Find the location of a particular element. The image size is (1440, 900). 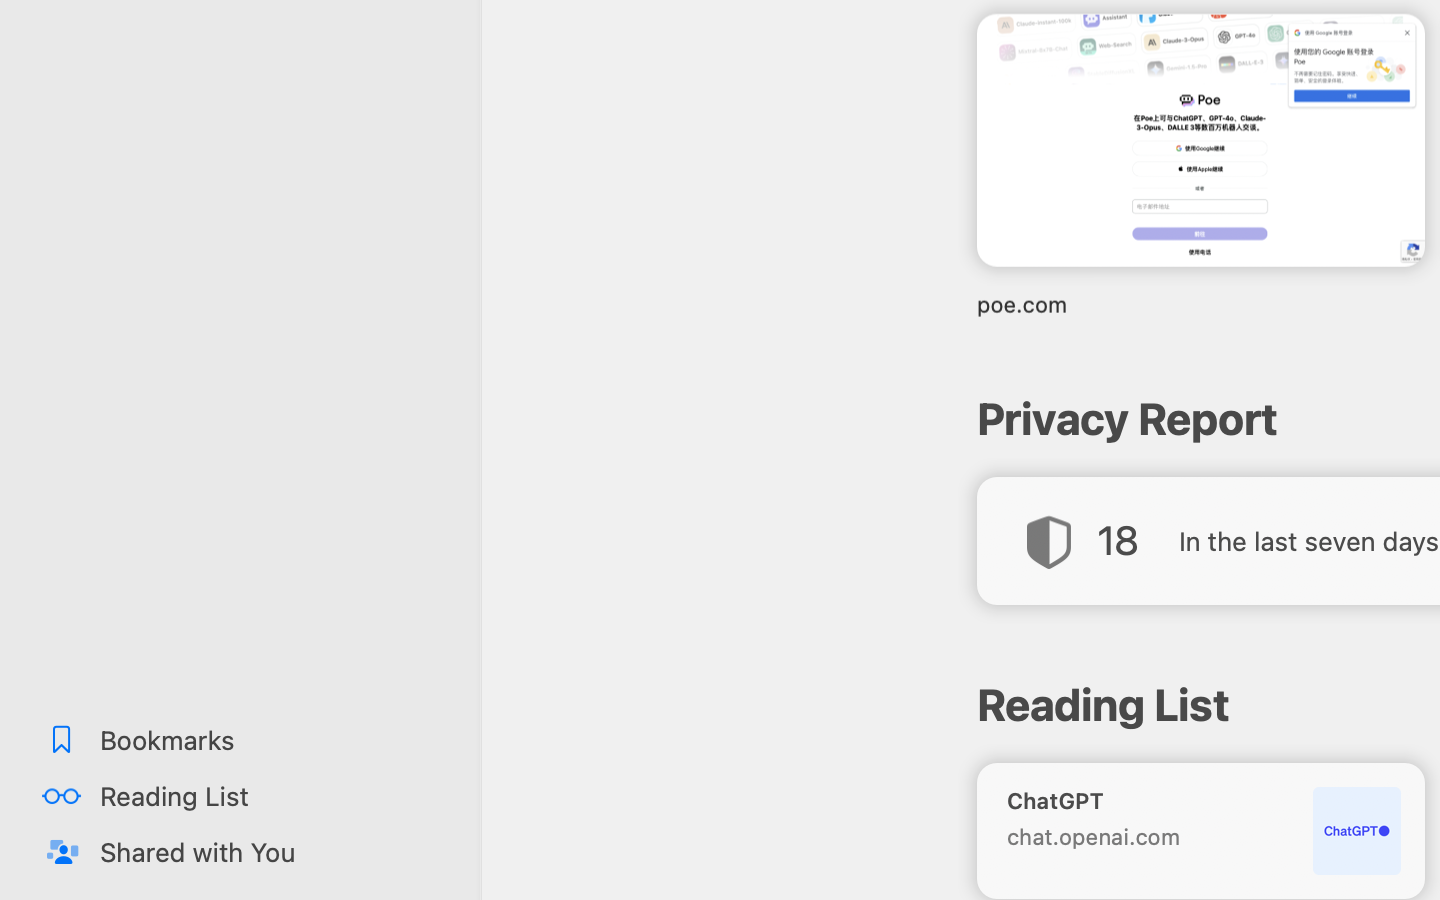

'poe.com' is located at coordinates (1199, 303).